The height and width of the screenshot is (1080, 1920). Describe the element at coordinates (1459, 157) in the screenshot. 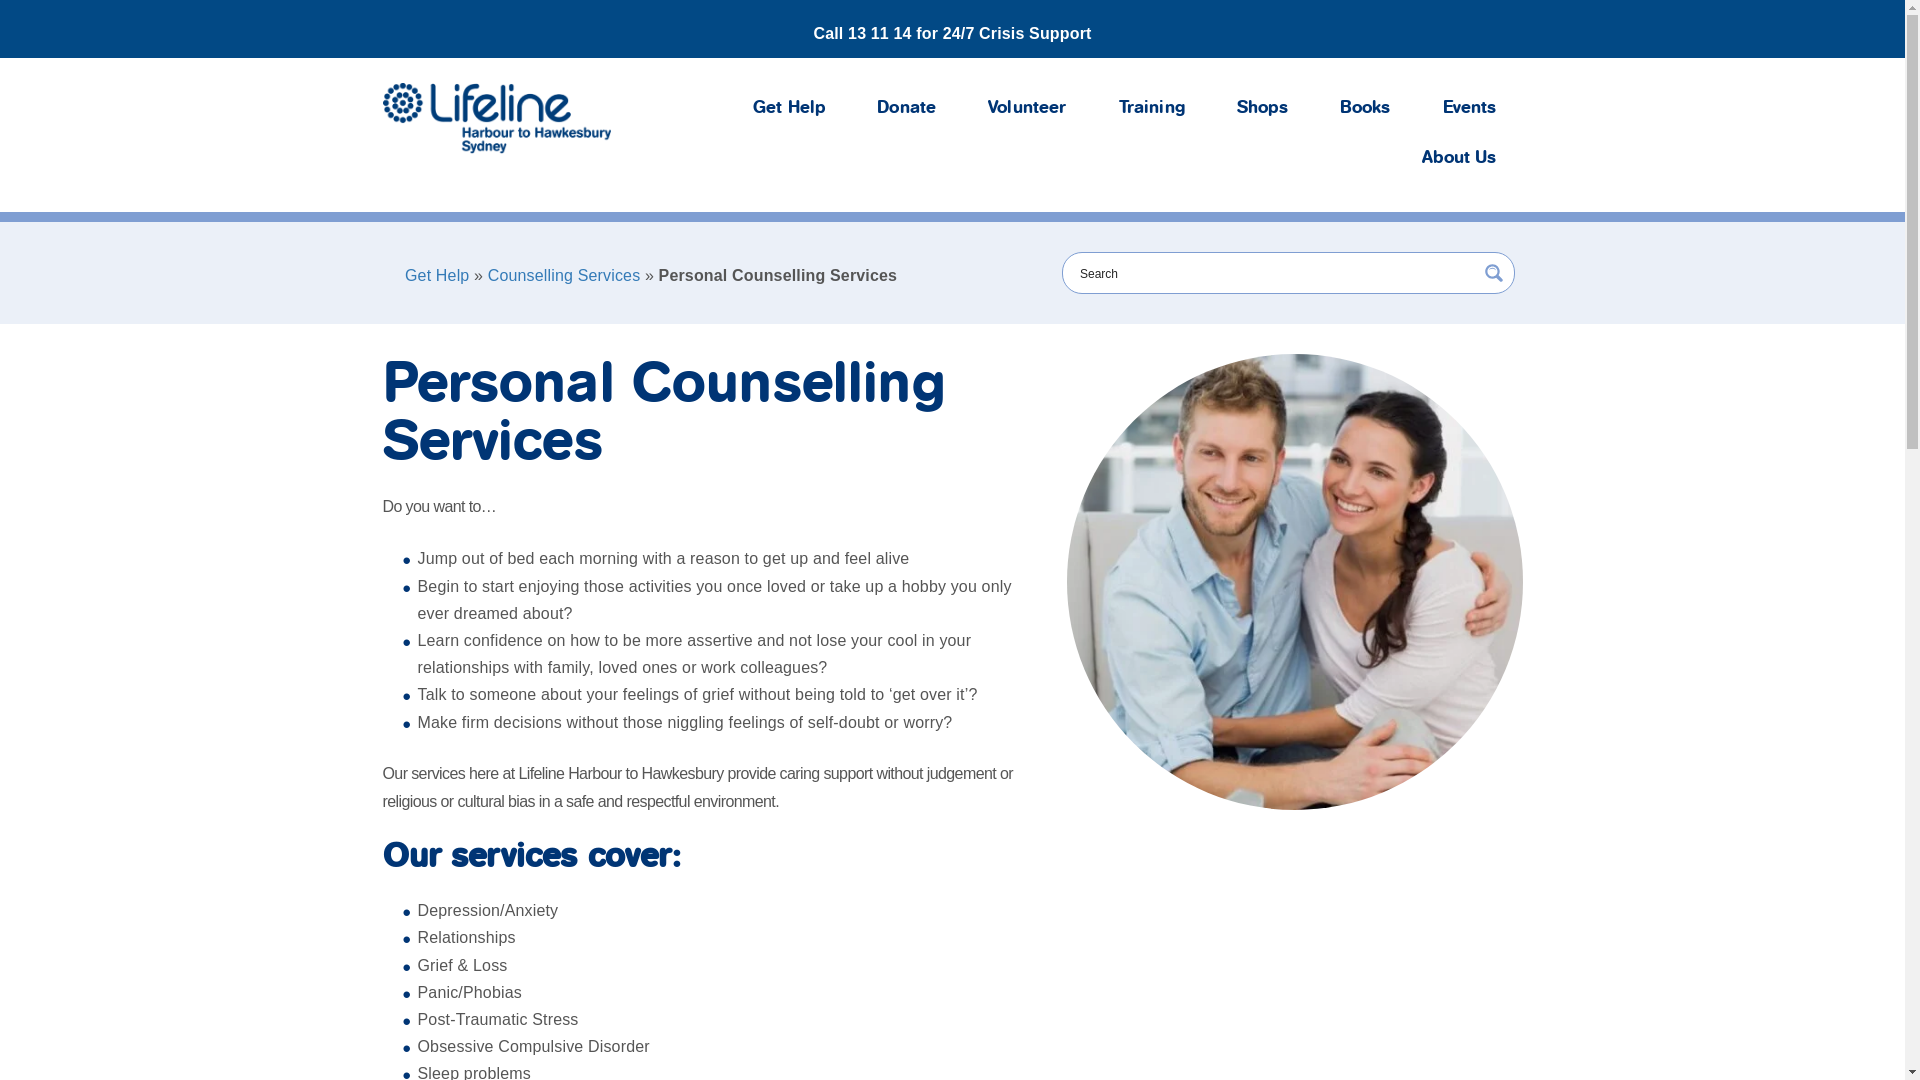

I see `'About Us'` at that location.